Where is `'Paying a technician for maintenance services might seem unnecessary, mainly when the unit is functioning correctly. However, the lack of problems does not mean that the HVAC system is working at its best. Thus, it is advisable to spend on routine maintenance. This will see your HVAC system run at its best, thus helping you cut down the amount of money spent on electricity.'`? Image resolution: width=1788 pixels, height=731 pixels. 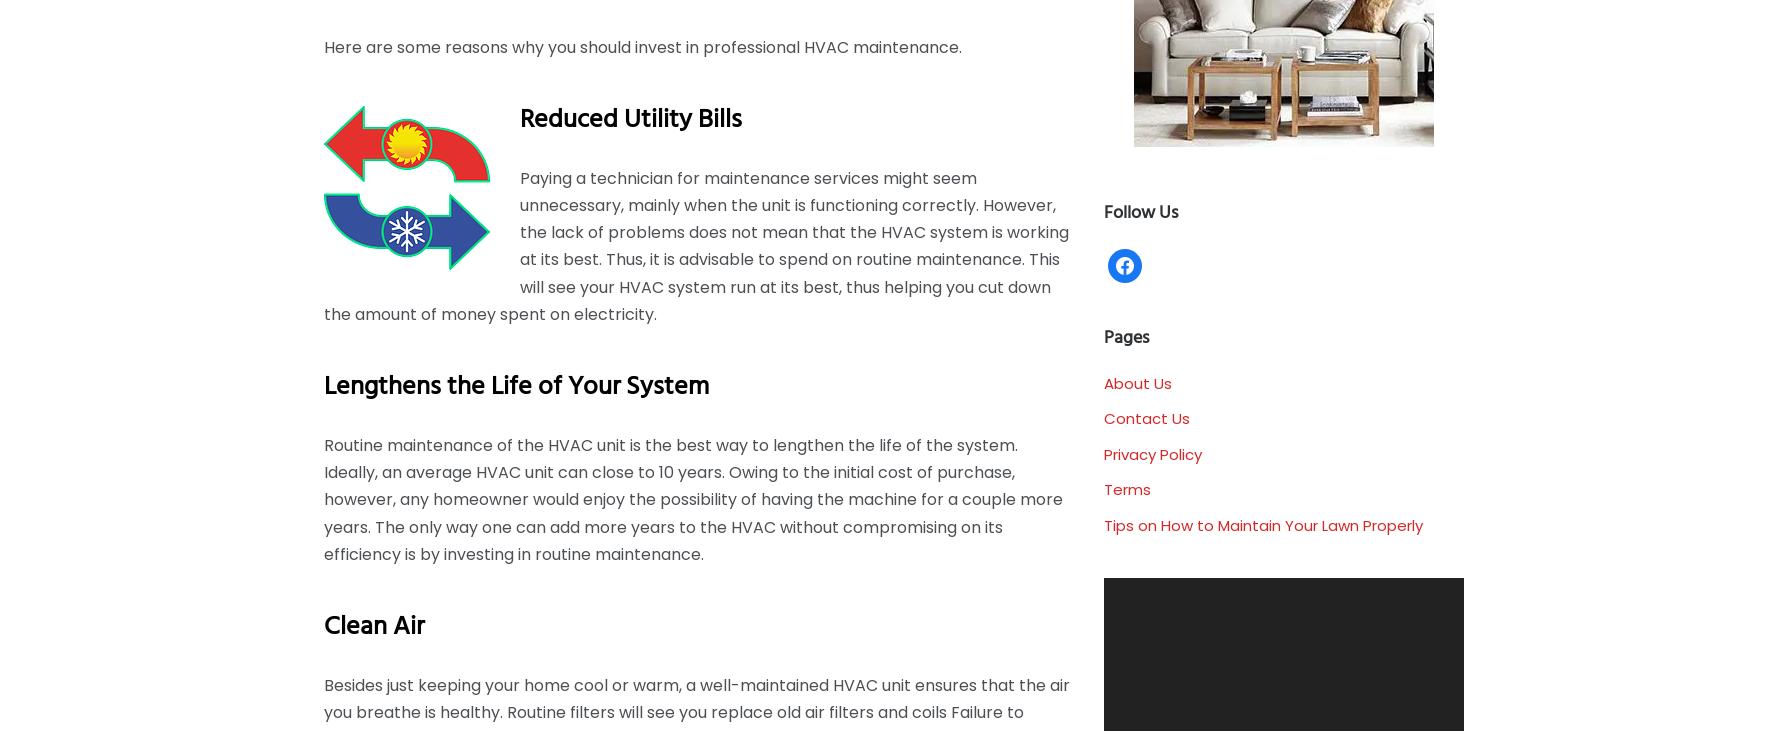 'Paying a technician for maintenance services might seem unnecessary, mainly when the unit is functioning correctly. However, the lack of problems does not mean that the HVAC system is working at its best. Thus, it is advisable to spend on routine maintenance. This will see your HVAC system run at its best, thus helping you cut down the amount of money spent on electricity.' is located at coordinates (695, 244).